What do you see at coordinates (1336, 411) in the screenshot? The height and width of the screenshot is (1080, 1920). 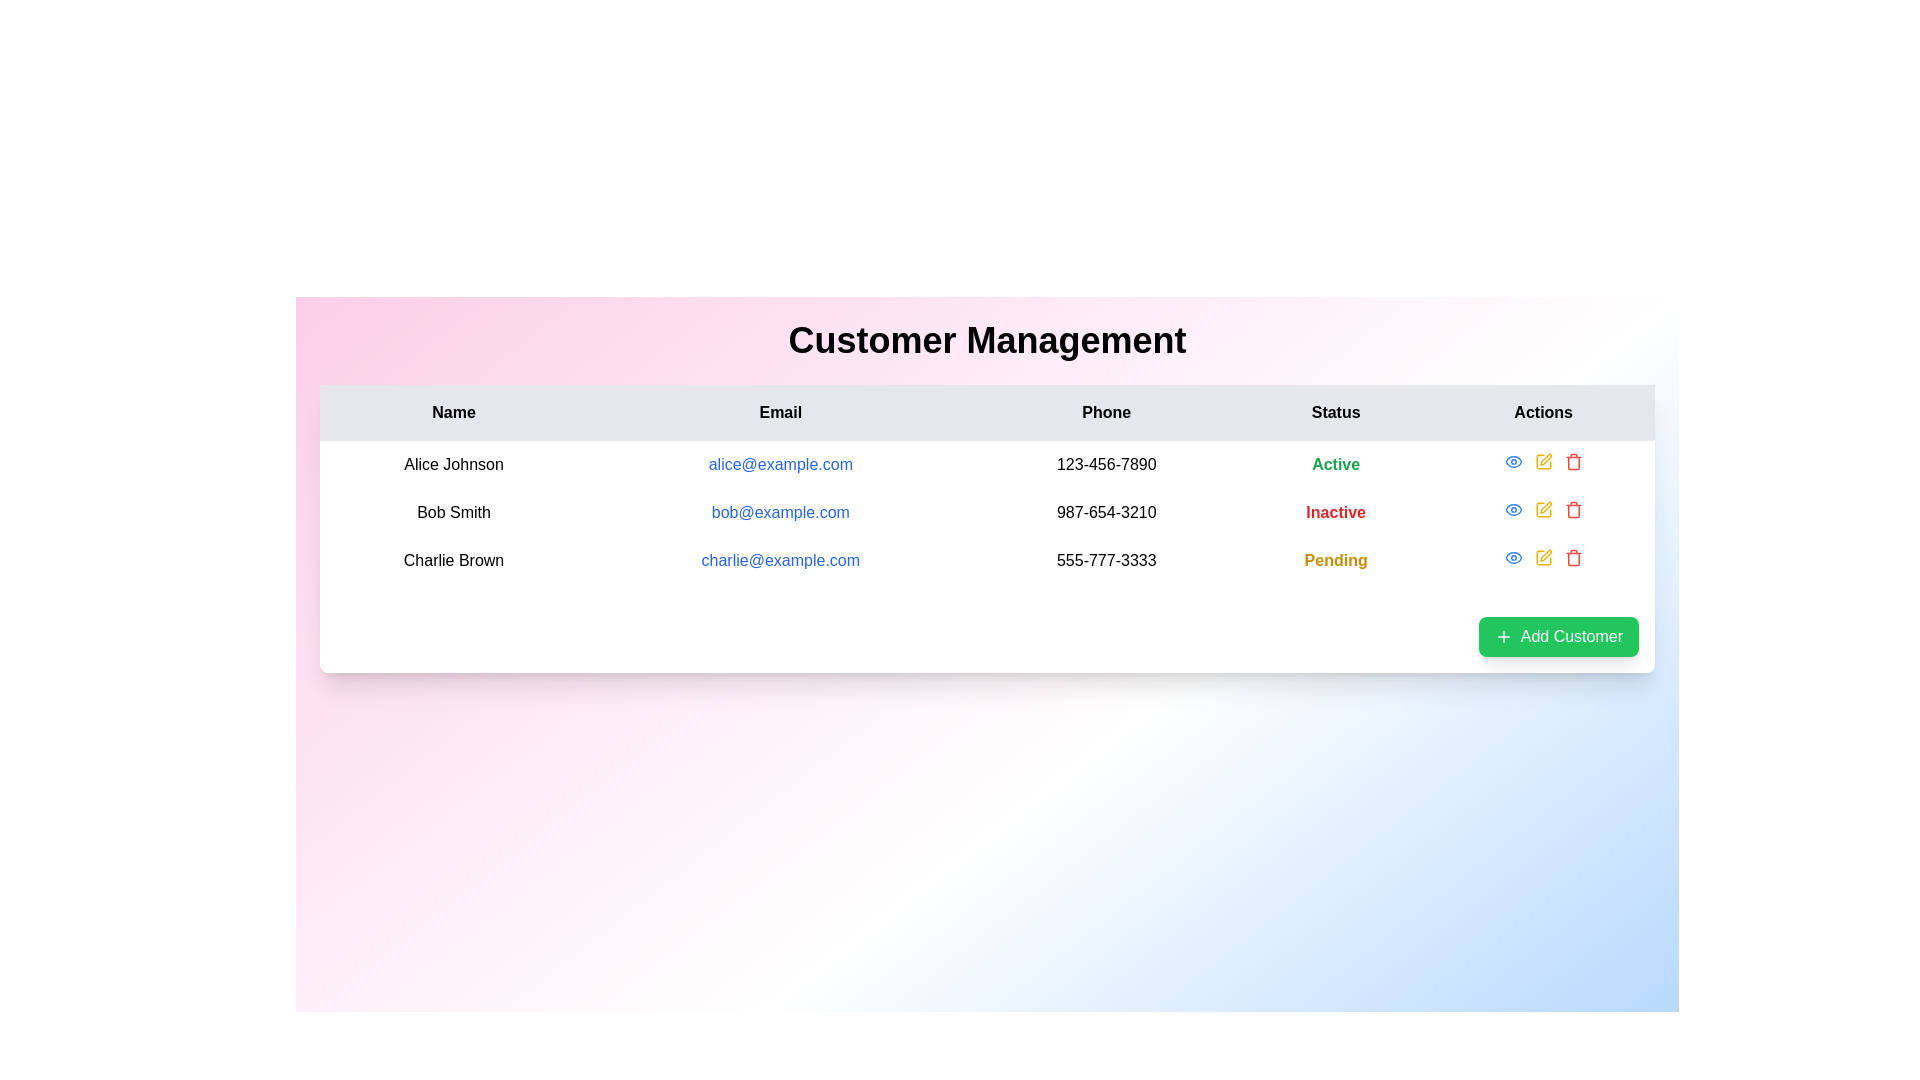 I see `the 'Status' column header in the table, which is the fourth column header located between the 'Phone' and 'Actions' columns` at bounding box center [1336, 411].